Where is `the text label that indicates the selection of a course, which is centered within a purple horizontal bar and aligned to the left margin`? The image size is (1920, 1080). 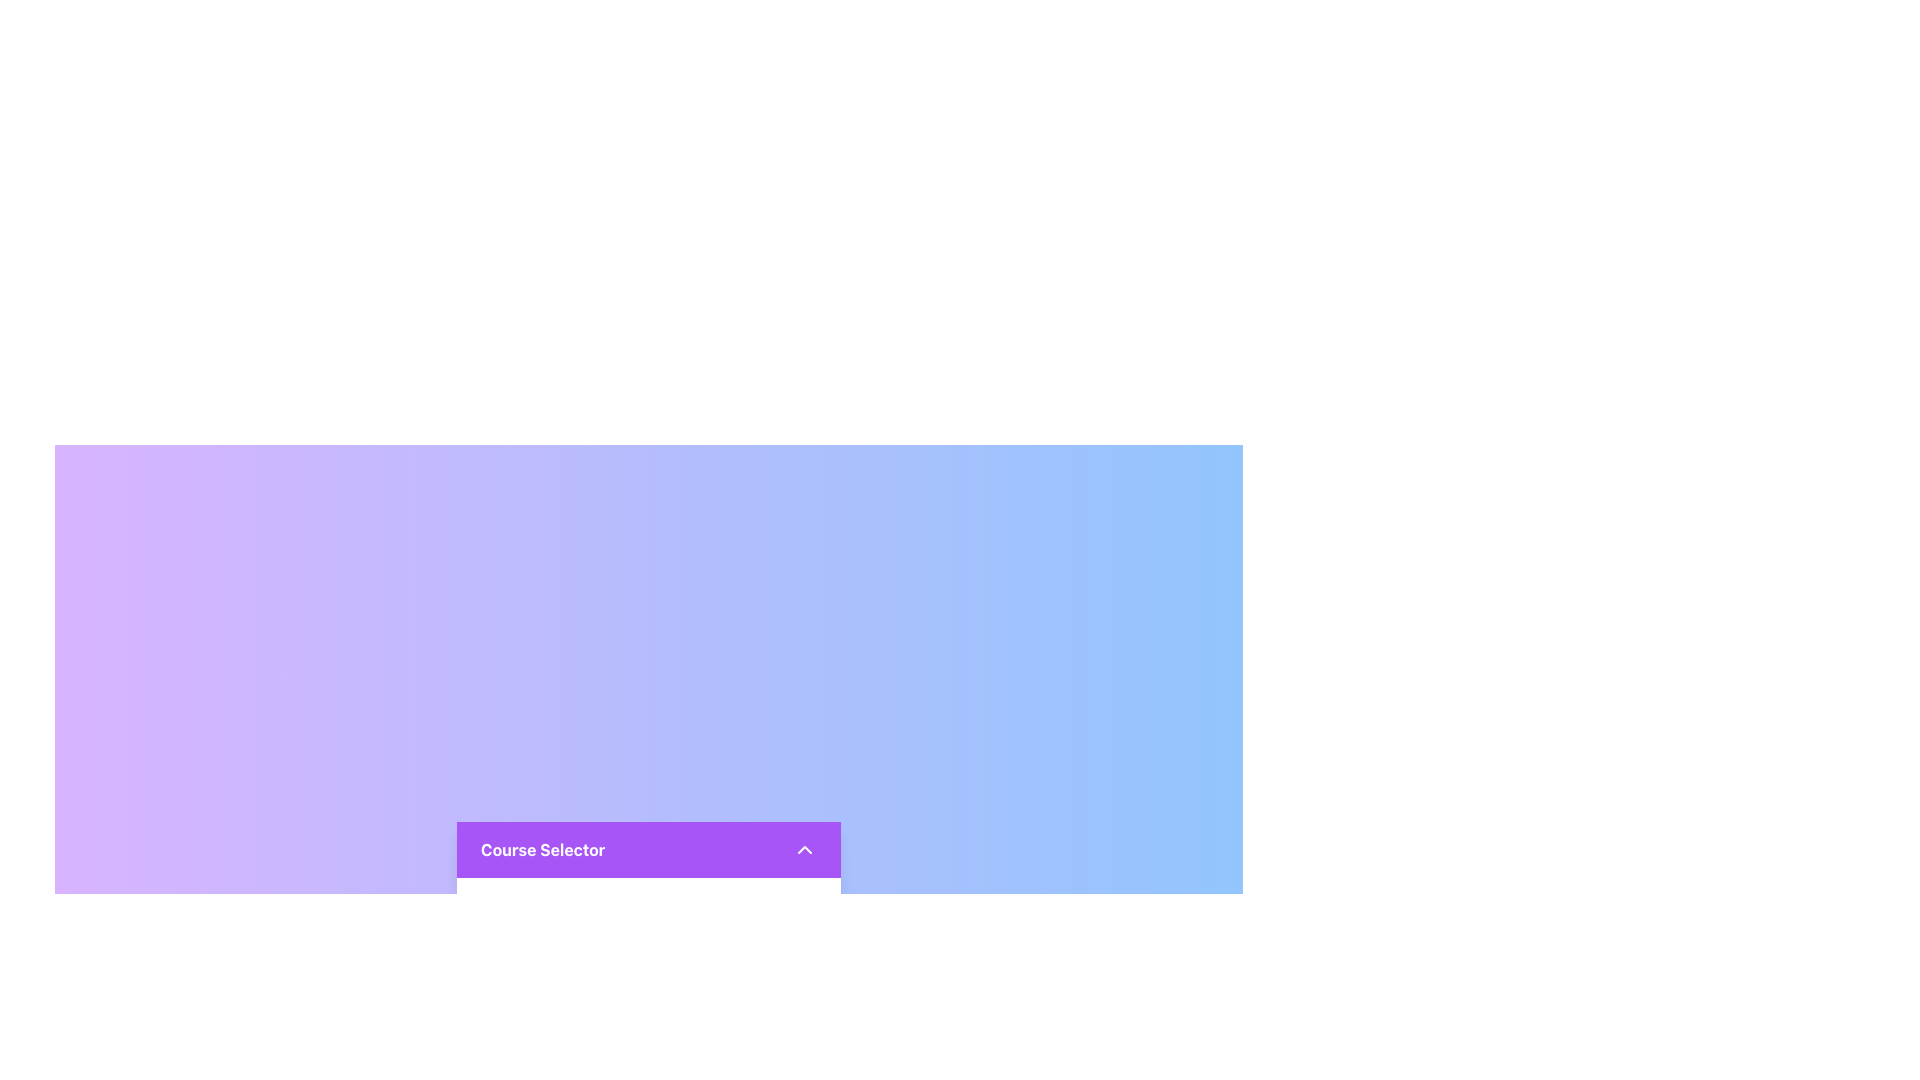 the text label that indicates the selection of a course, which is centered within a purple horizontal bar and aligned to the left margin is located at coordinates (543, 849).